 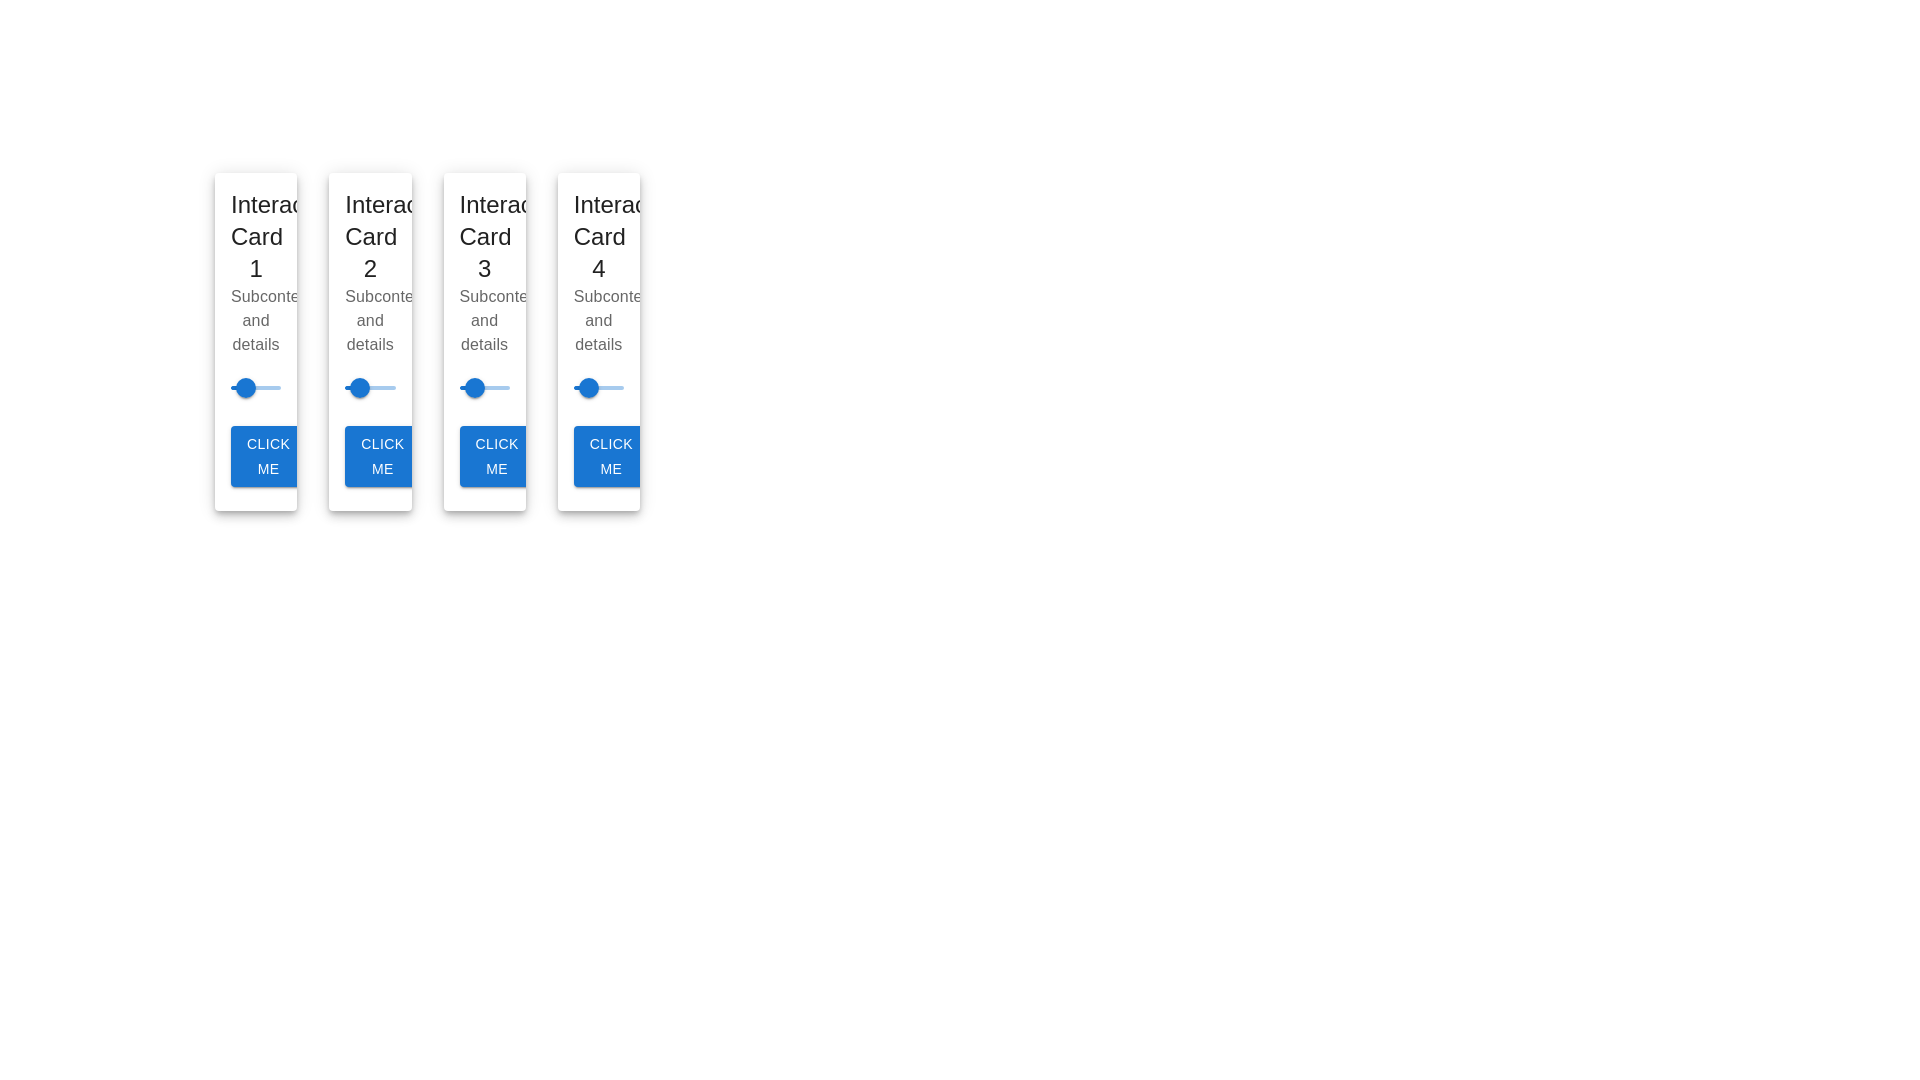 What do you see at coordinates (242, 388) in the screenshot?
I see `the slider value` at bounding box center [242, 388].